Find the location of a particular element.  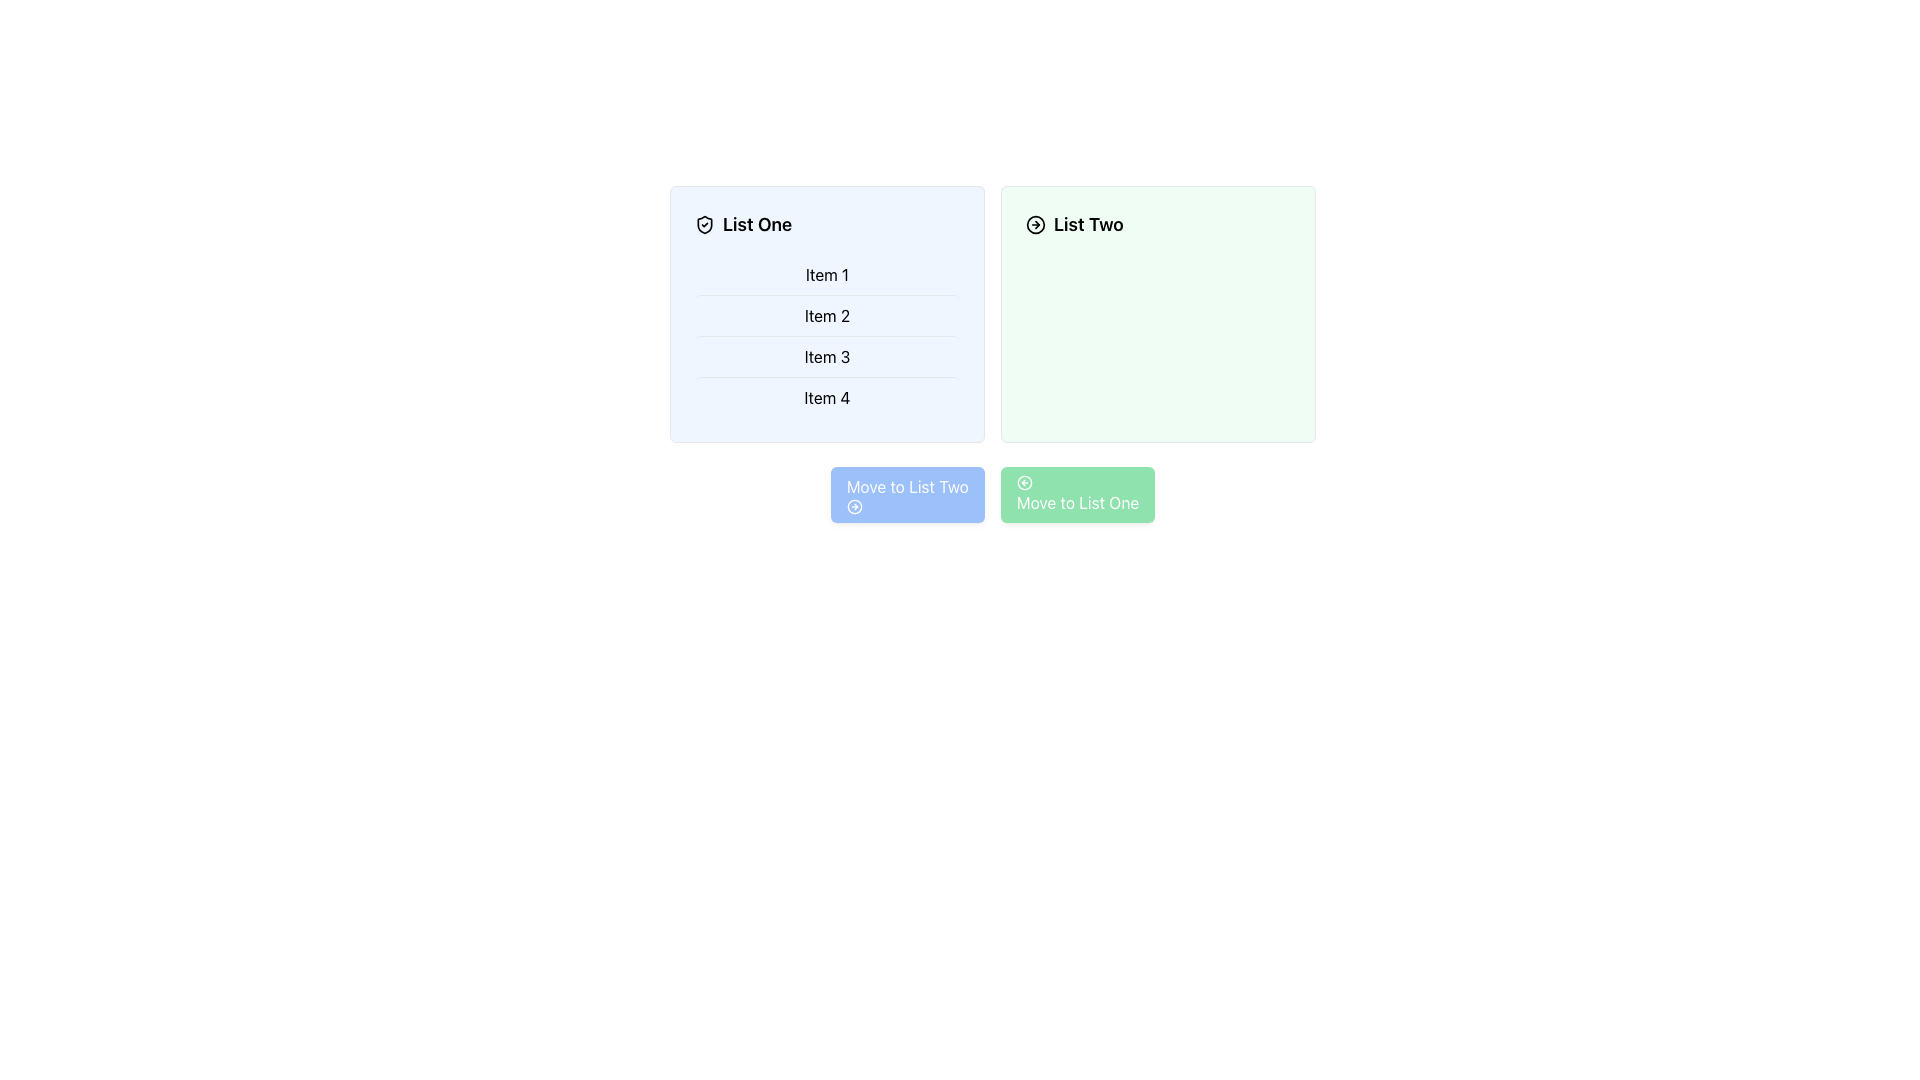

the circular arrow icon located centrally towards the left side of the blue button labeled 'Move to List Two' is located at coordinates (854, 505).